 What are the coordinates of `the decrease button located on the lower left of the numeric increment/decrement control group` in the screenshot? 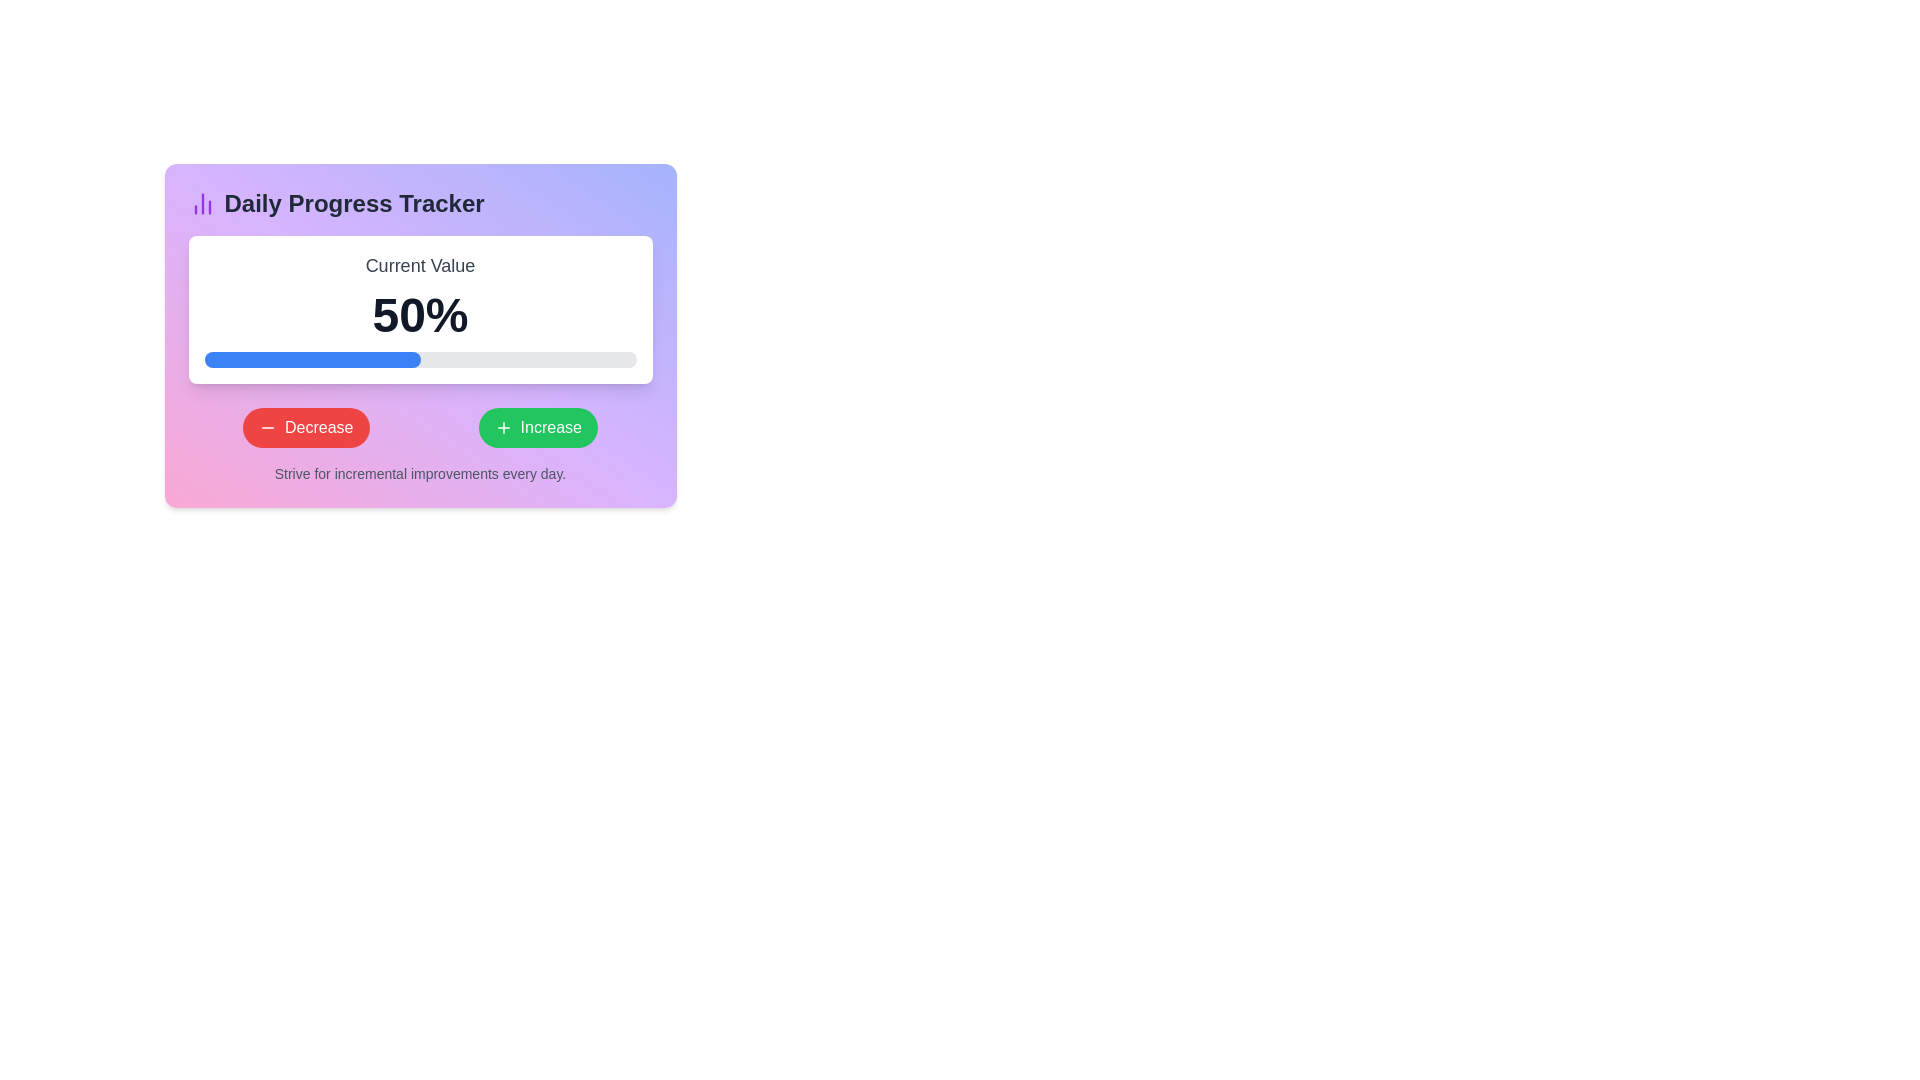 It's located at (305, 427).